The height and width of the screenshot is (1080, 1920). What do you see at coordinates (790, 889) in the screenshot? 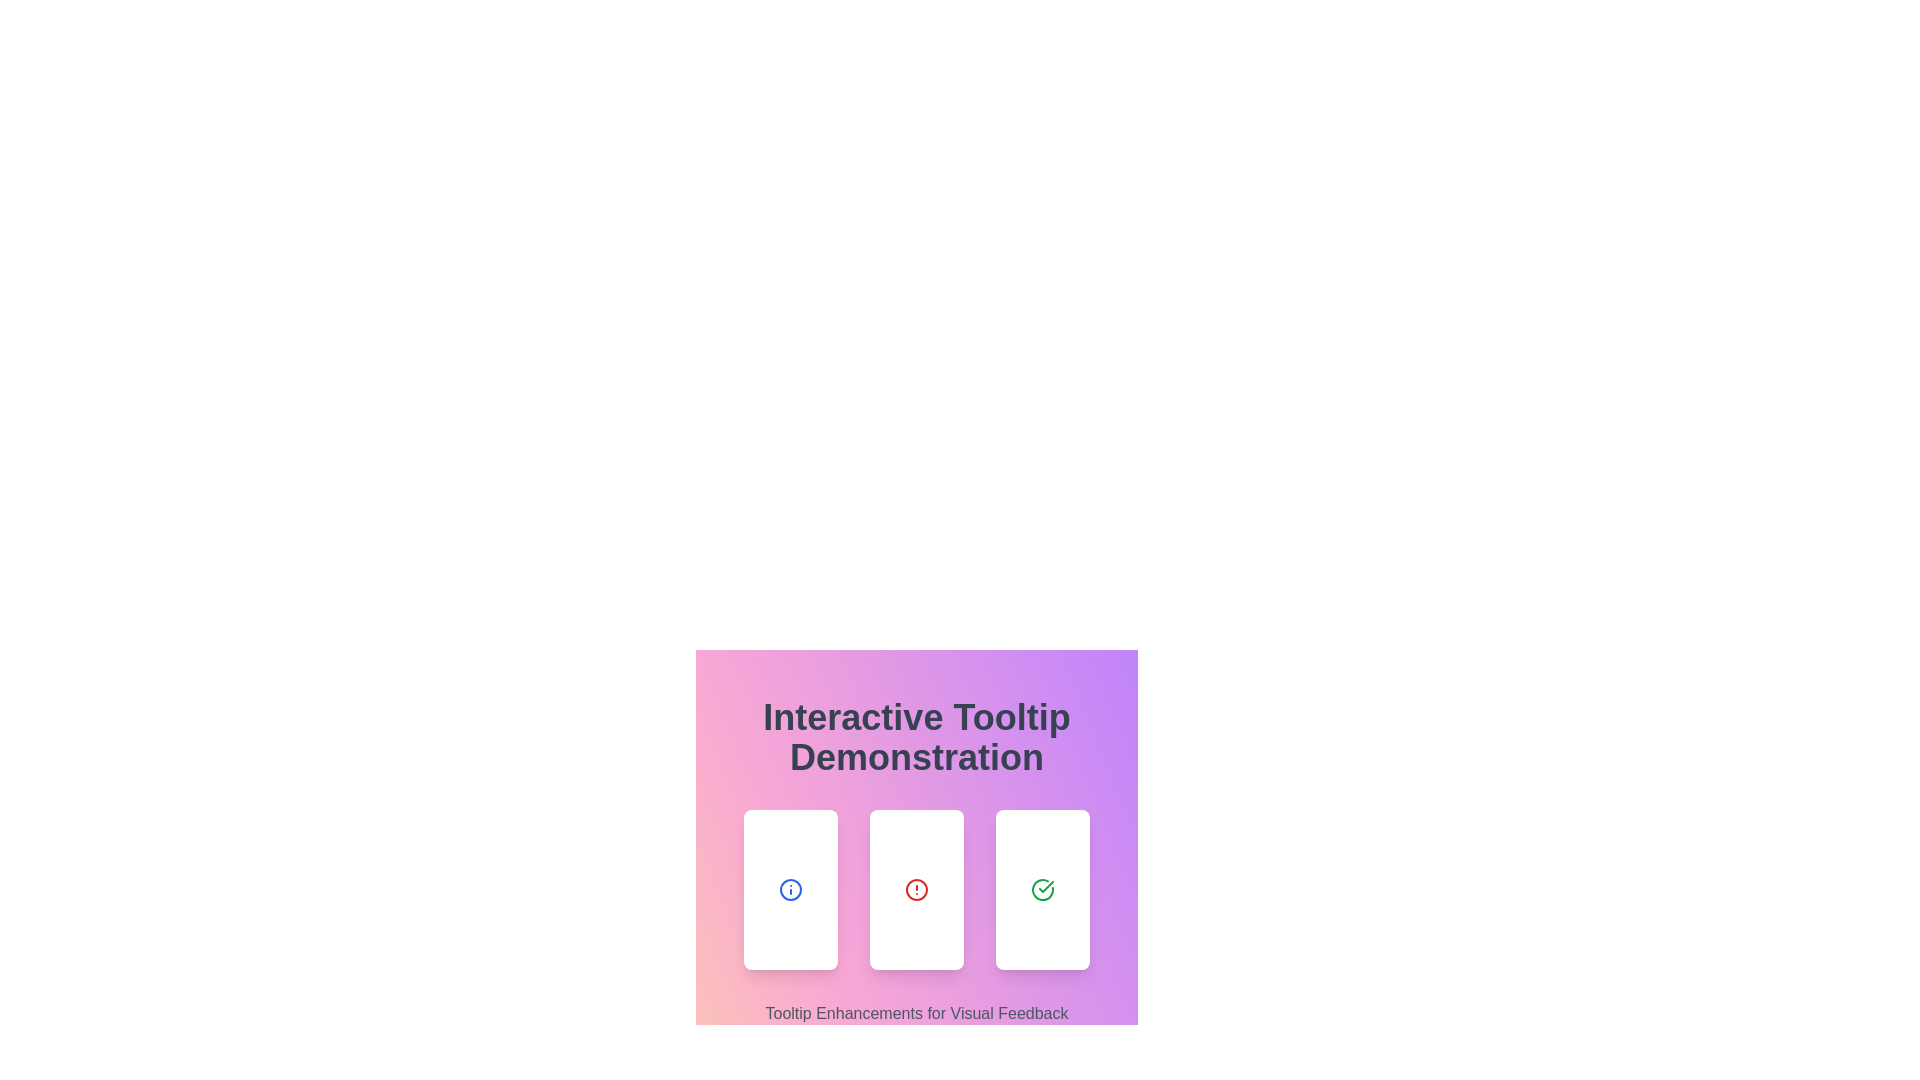
I see `the leftmost informational card in a group of three horizontally arranged cards` at bounding box center [790, 889].